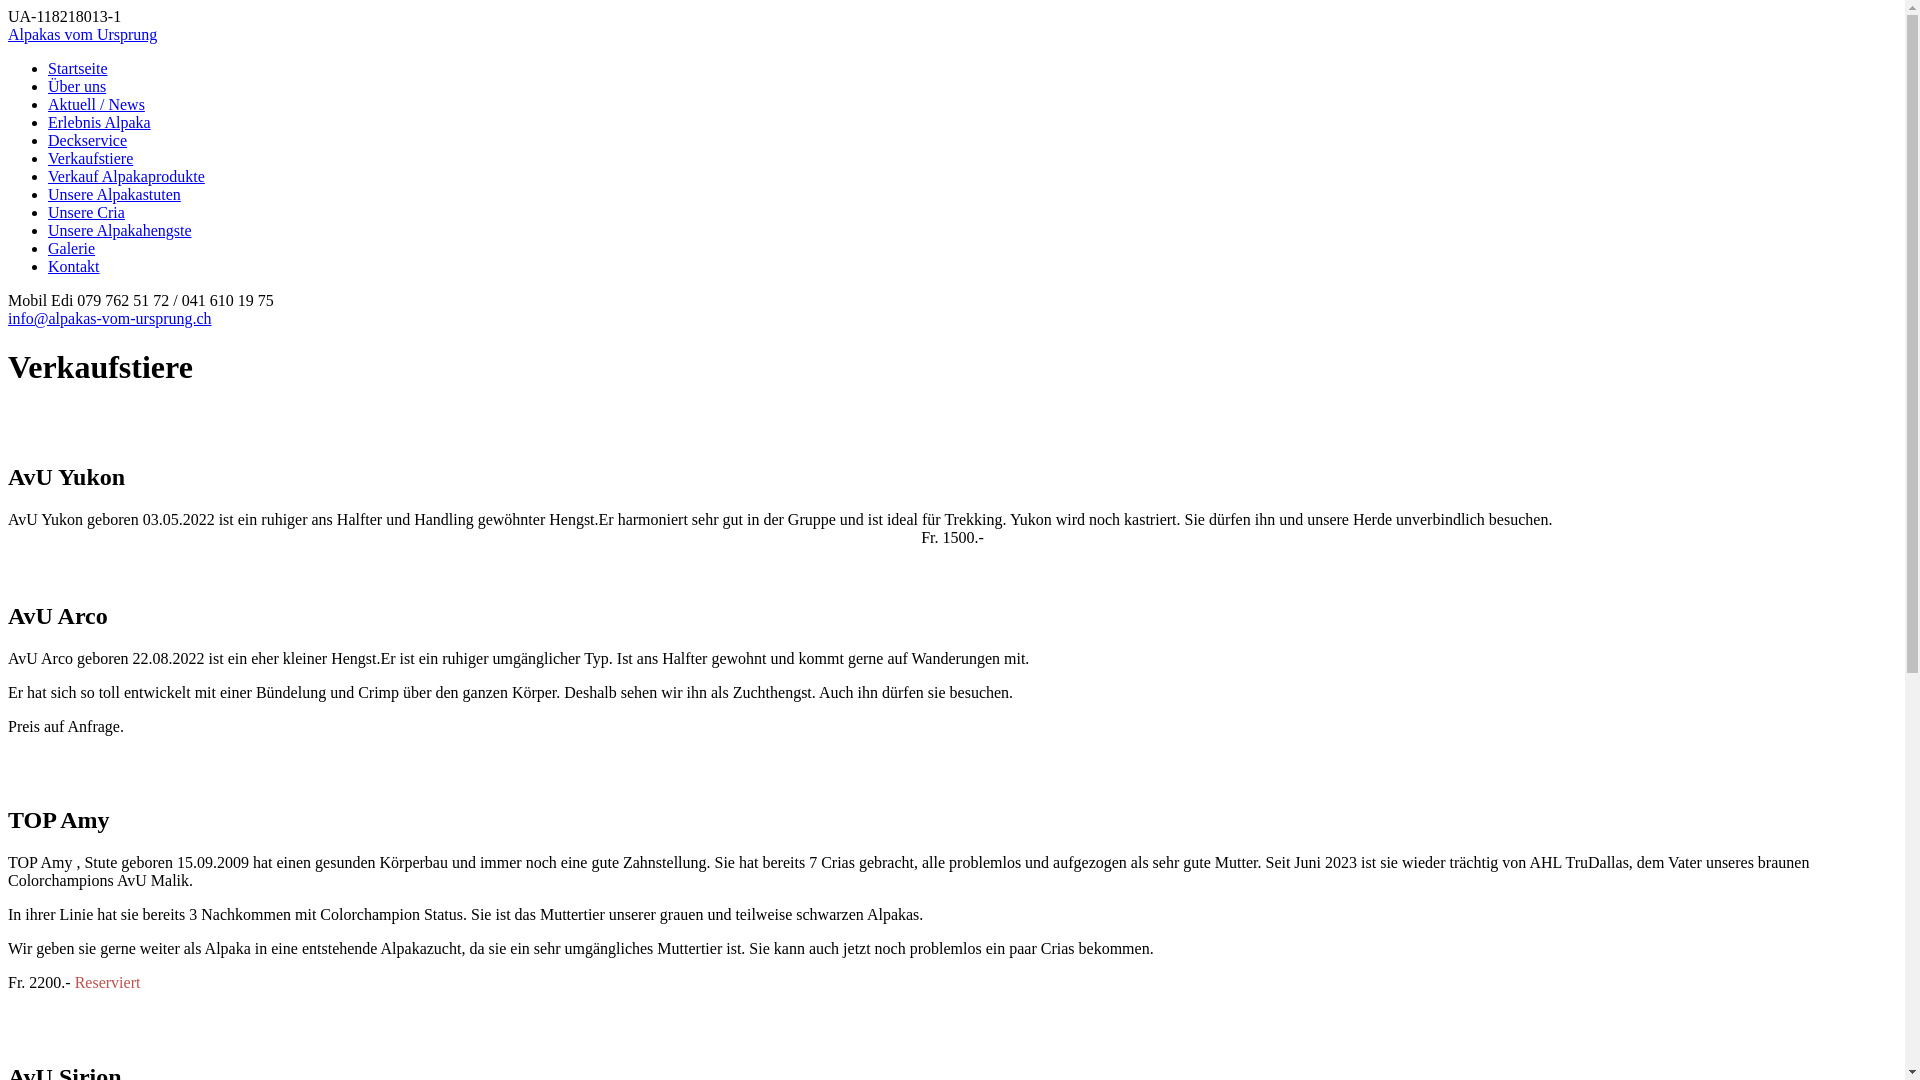  I want to click on 'Erlebnis Alpaka', so click(98, 122).